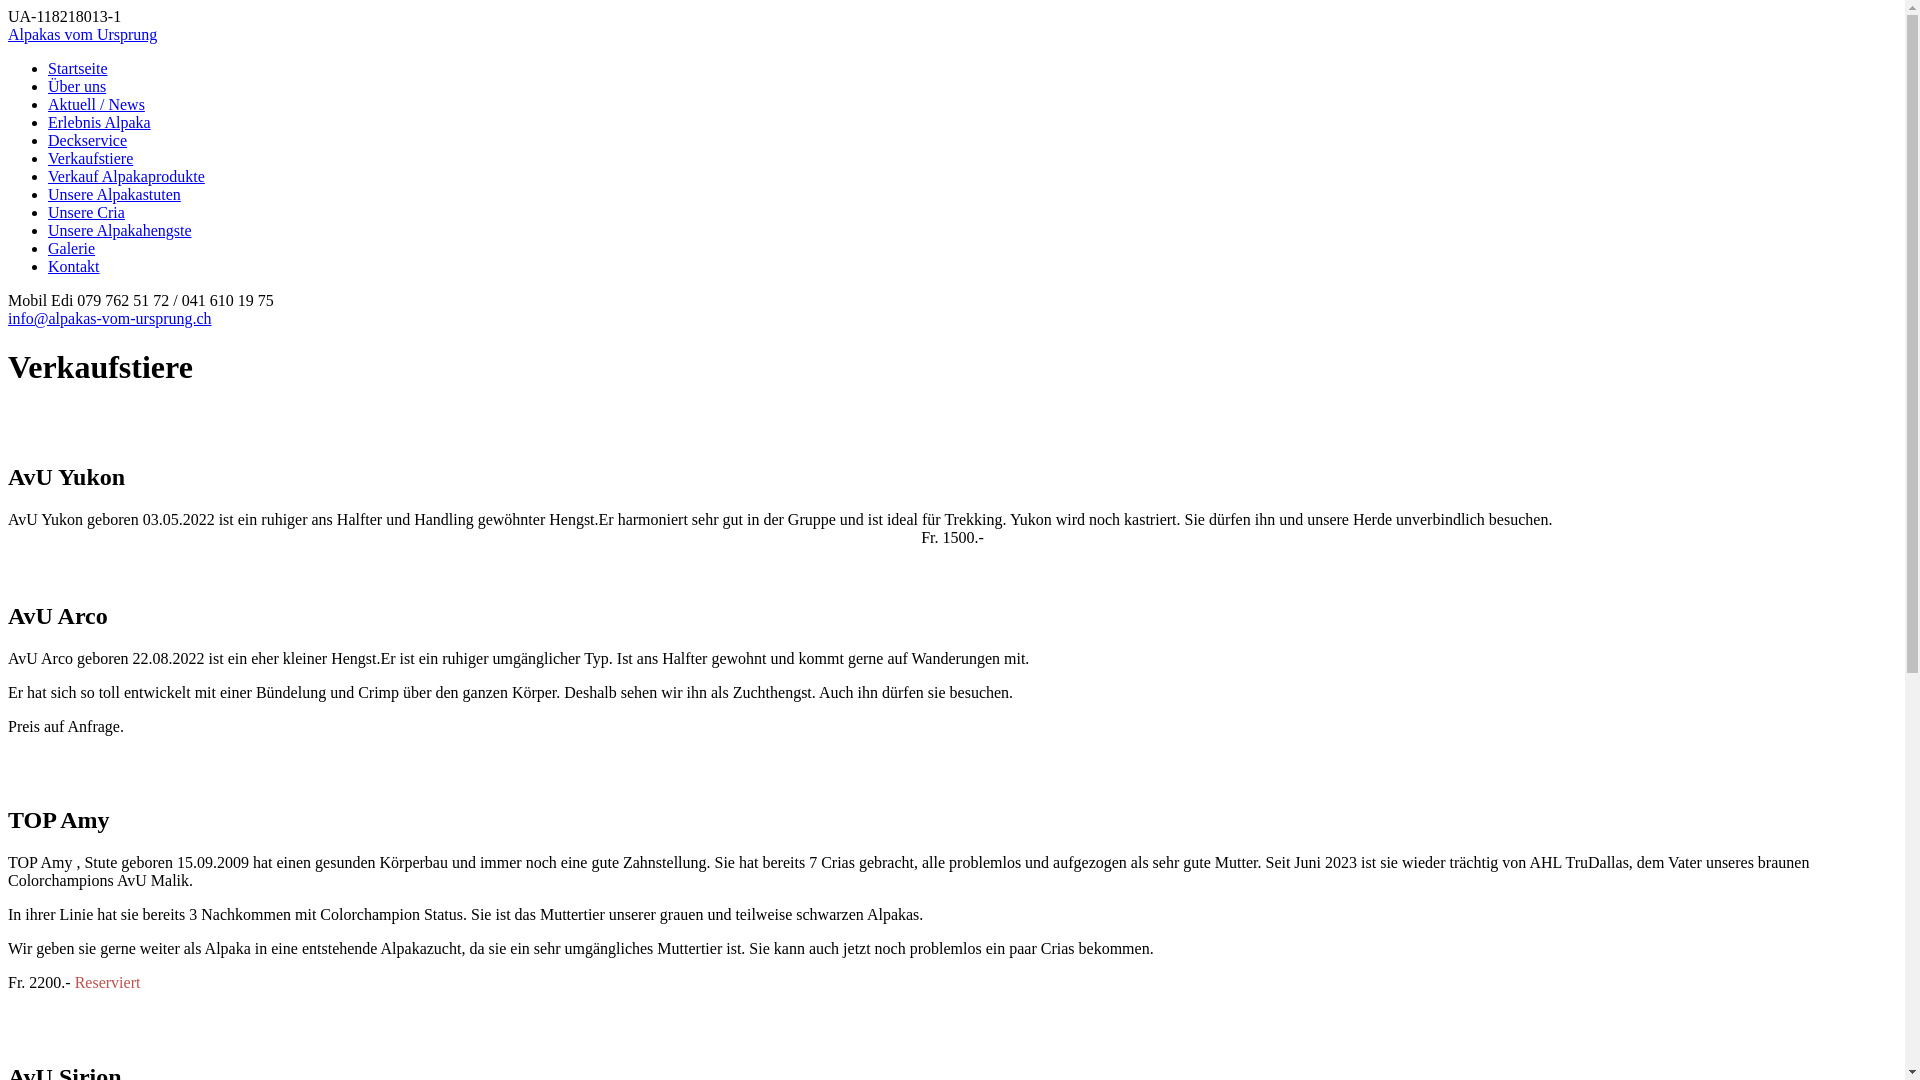  I want to click on 'Erlebnis Alpaka', so click(98, 122).